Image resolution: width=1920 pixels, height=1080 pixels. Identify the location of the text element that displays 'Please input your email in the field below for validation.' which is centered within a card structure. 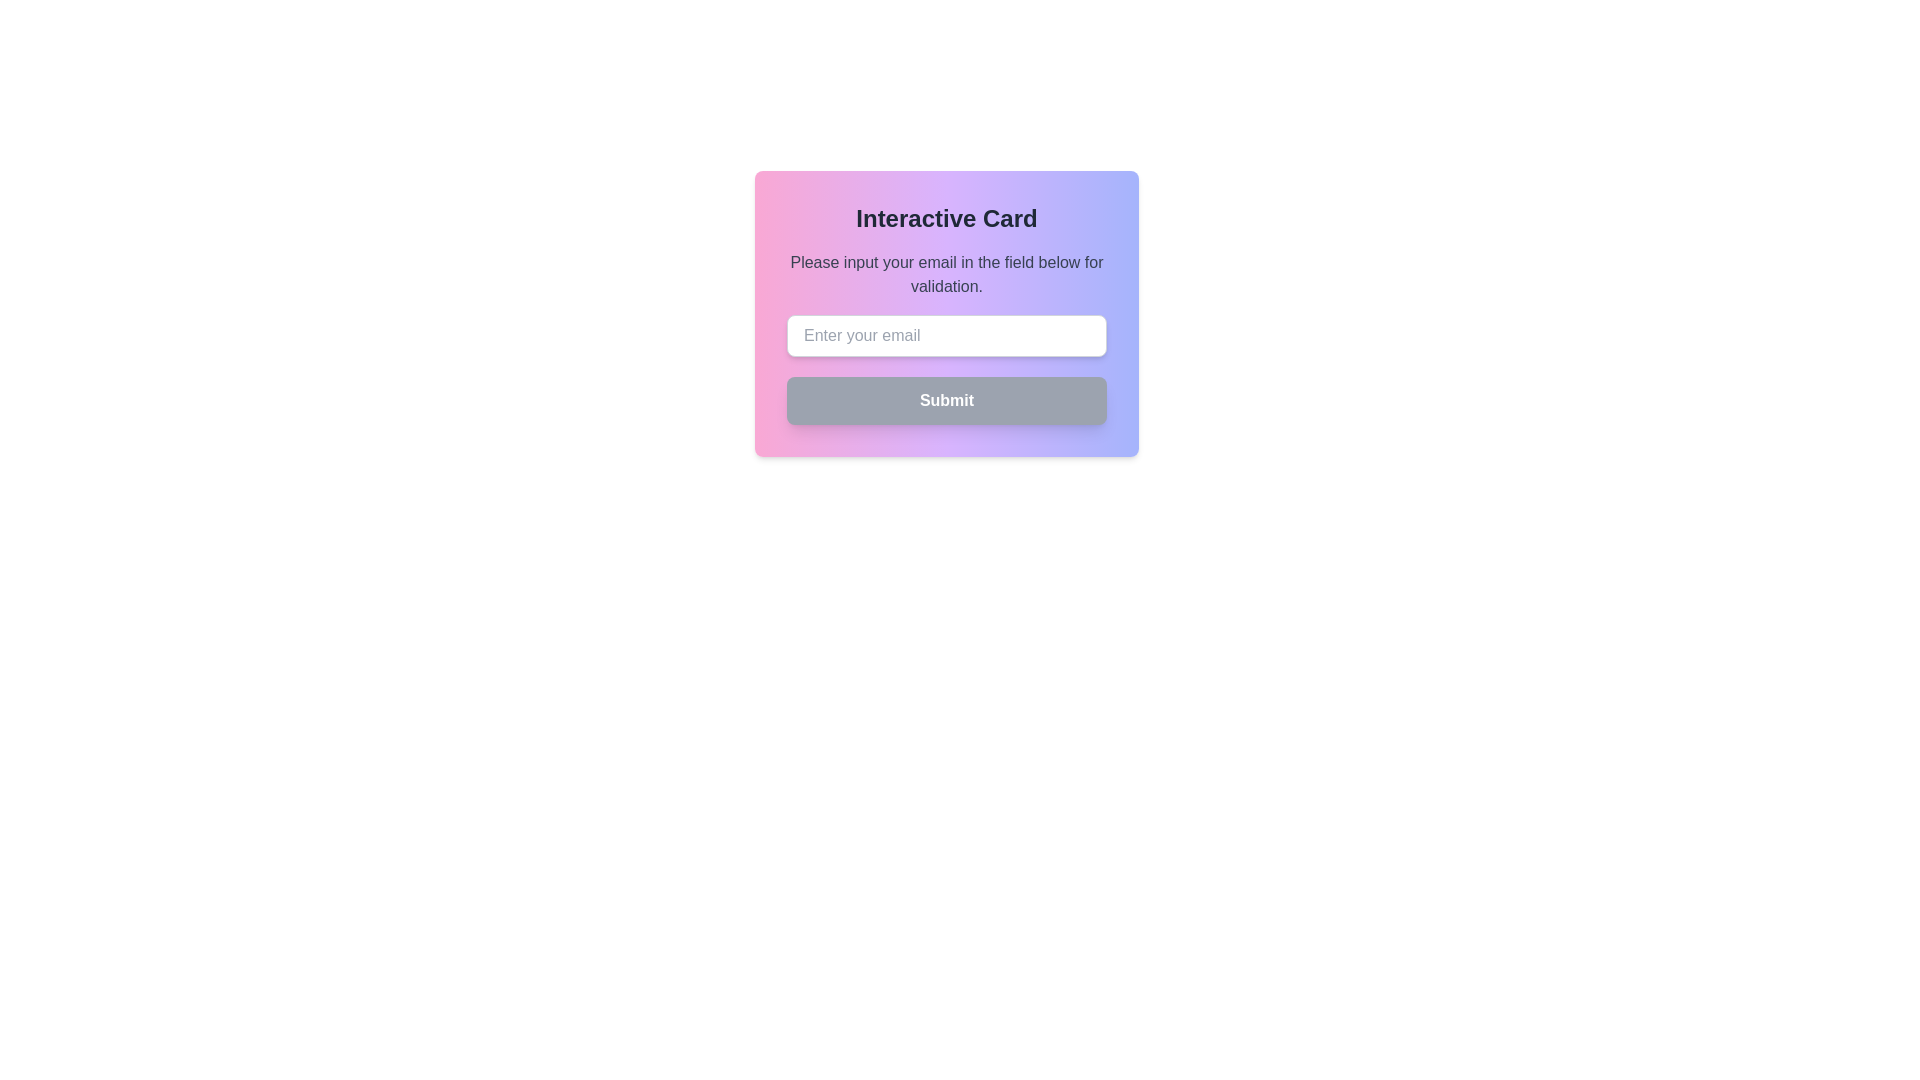
(945, 274).